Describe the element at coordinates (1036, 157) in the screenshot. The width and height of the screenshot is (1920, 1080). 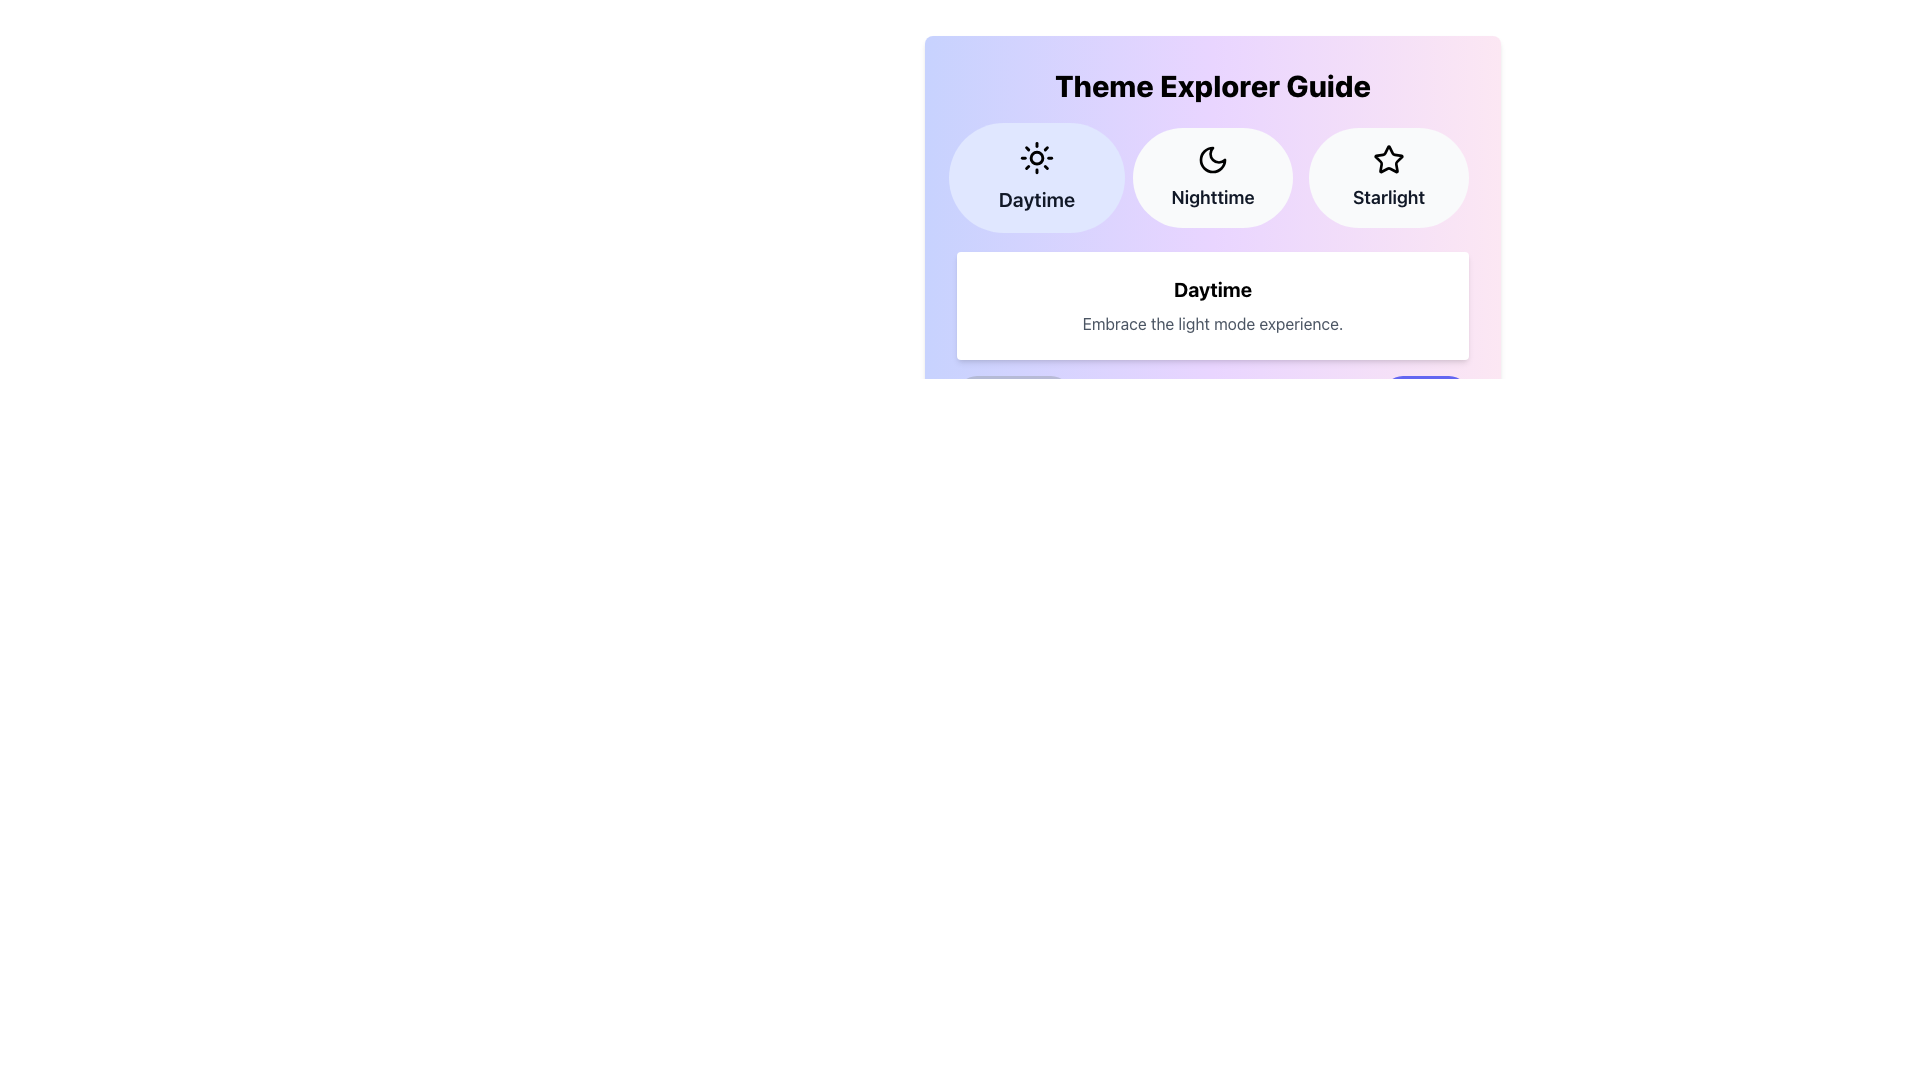
I see `the circular icon component within the sun illustration in the Theme Explorer Guide, located above the 'Daytime' text` at that location.